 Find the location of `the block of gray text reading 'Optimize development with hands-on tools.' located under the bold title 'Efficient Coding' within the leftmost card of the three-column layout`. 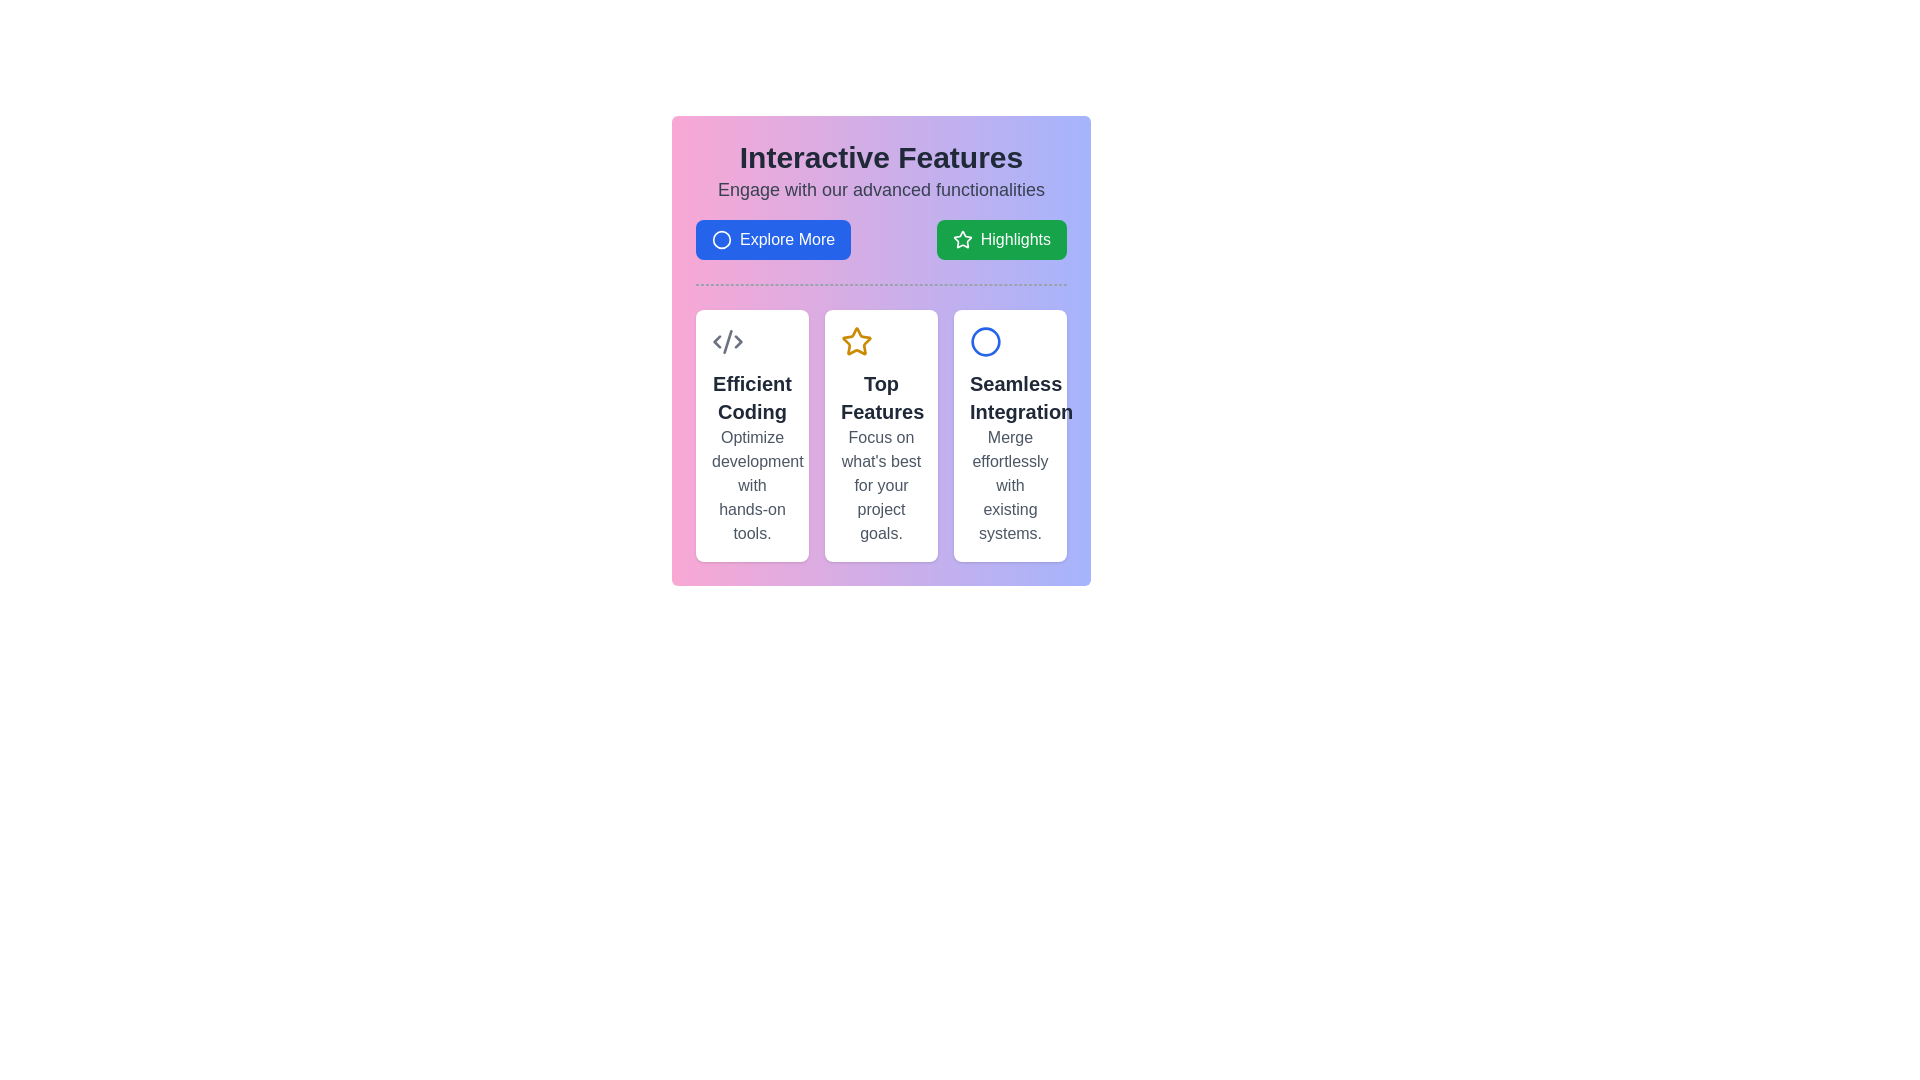

the block of gray text reading 'Optimize development with hands-on tools.' located under the bold title 'Efficient Coding' within the leftmost card of the three-column layout is located at coordinates (751, 486).